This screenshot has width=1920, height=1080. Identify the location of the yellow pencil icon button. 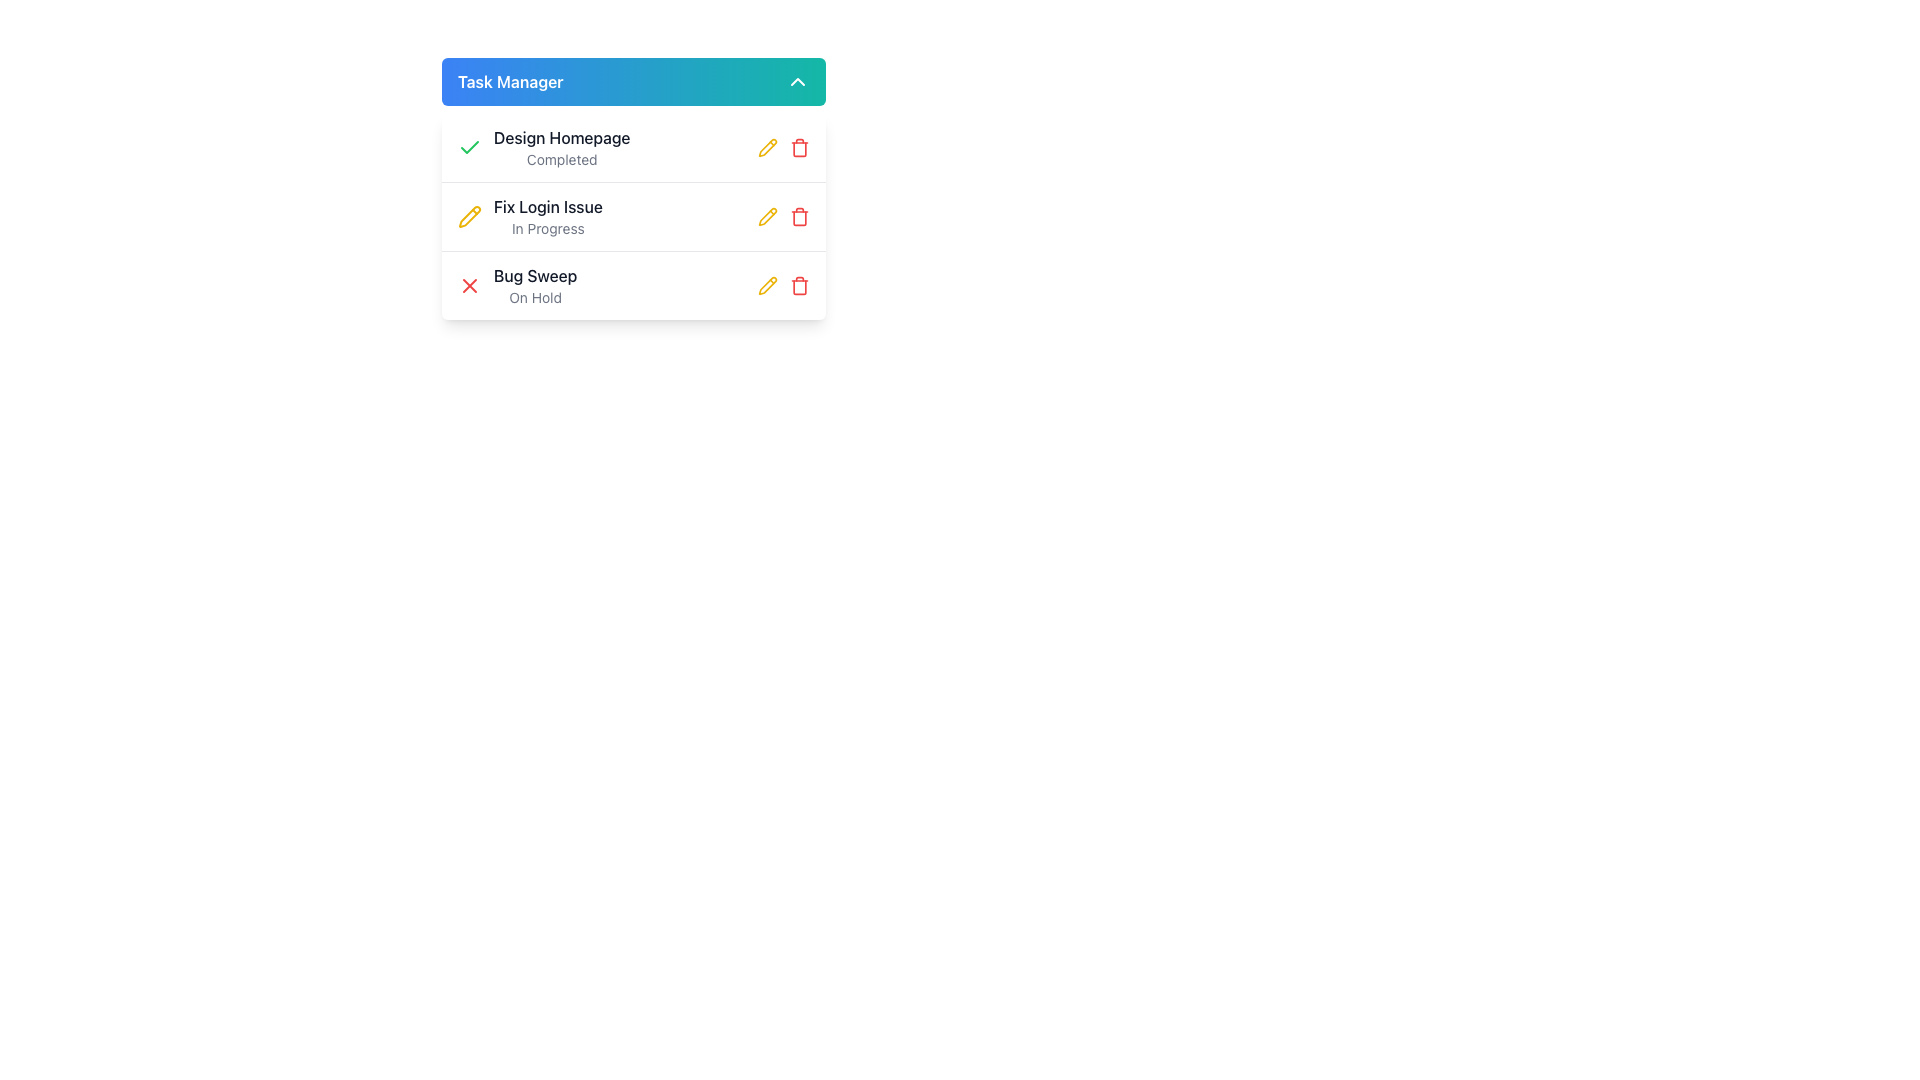
(767, 146).